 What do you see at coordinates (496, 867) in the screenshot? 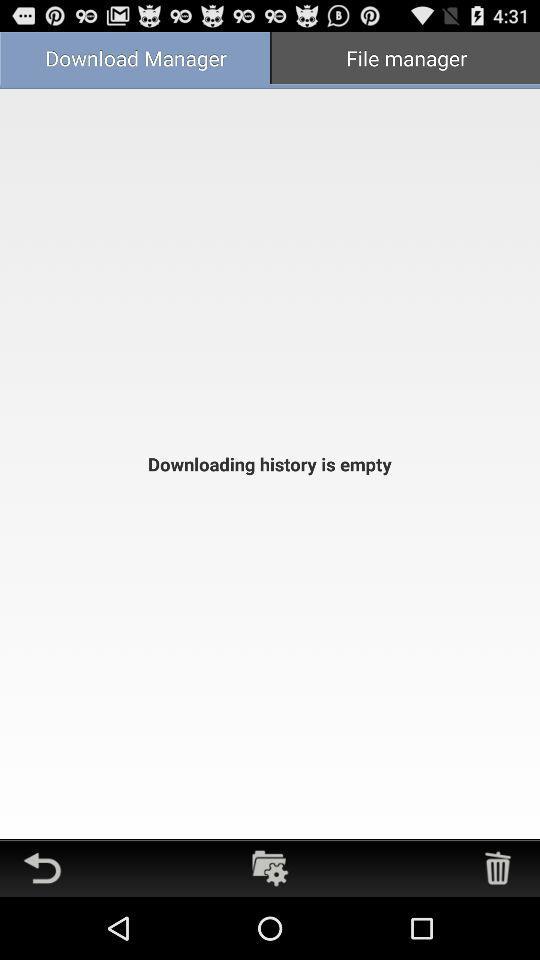
I see `trash is empty` at bounding box center [496, 867].